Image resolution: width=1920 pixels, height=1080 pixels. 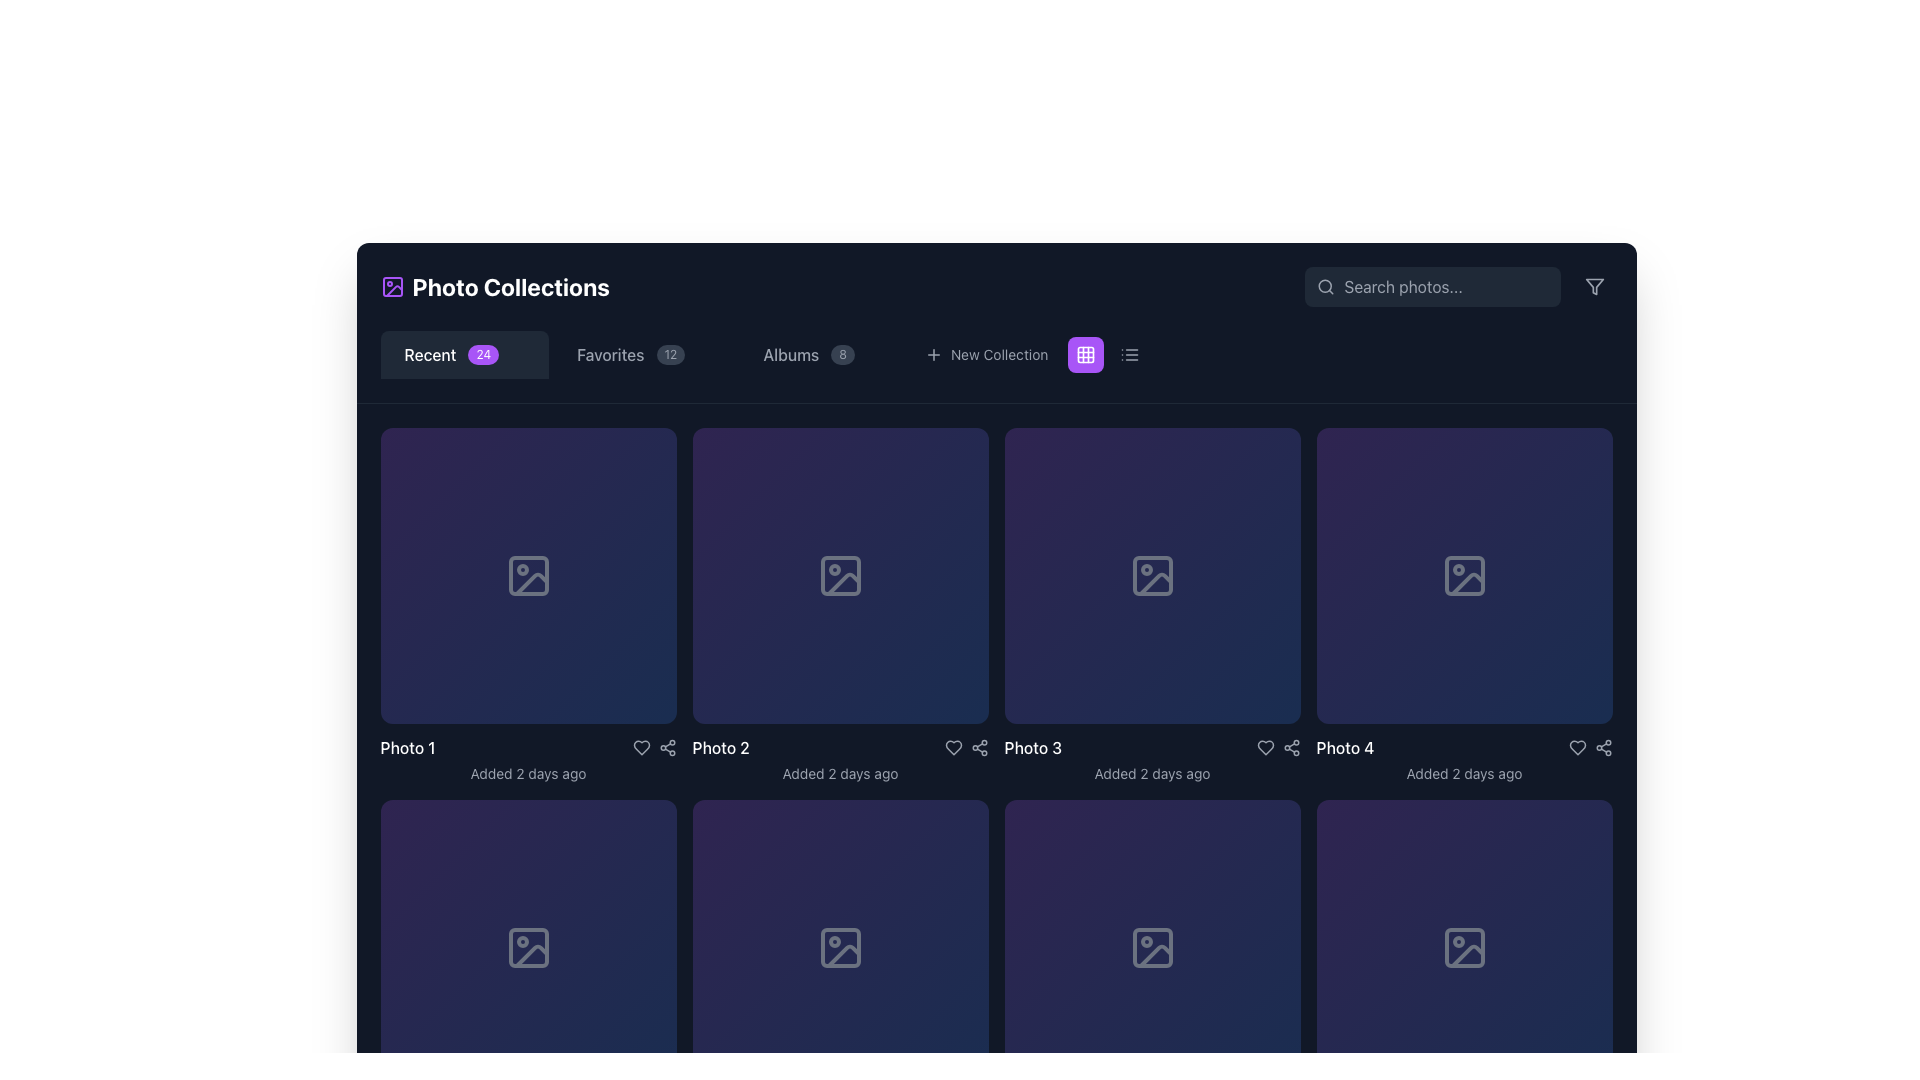 What do you see at coordinates (1464, 947) in the screenshot?
I see `the image placeholder icon, which is a gray box with rounded corners located in the fourth grid cell of the bottom row` at bounding box center [1464, 947].